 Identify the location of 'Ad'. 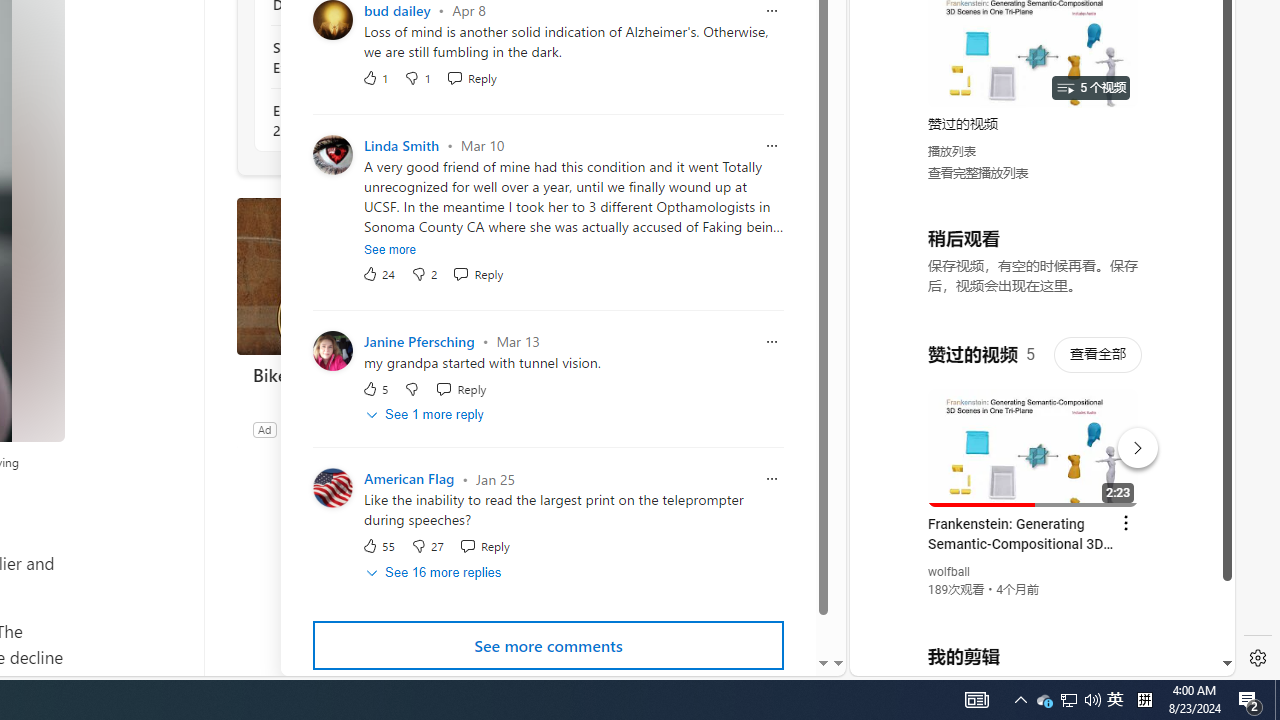
(263, 428).